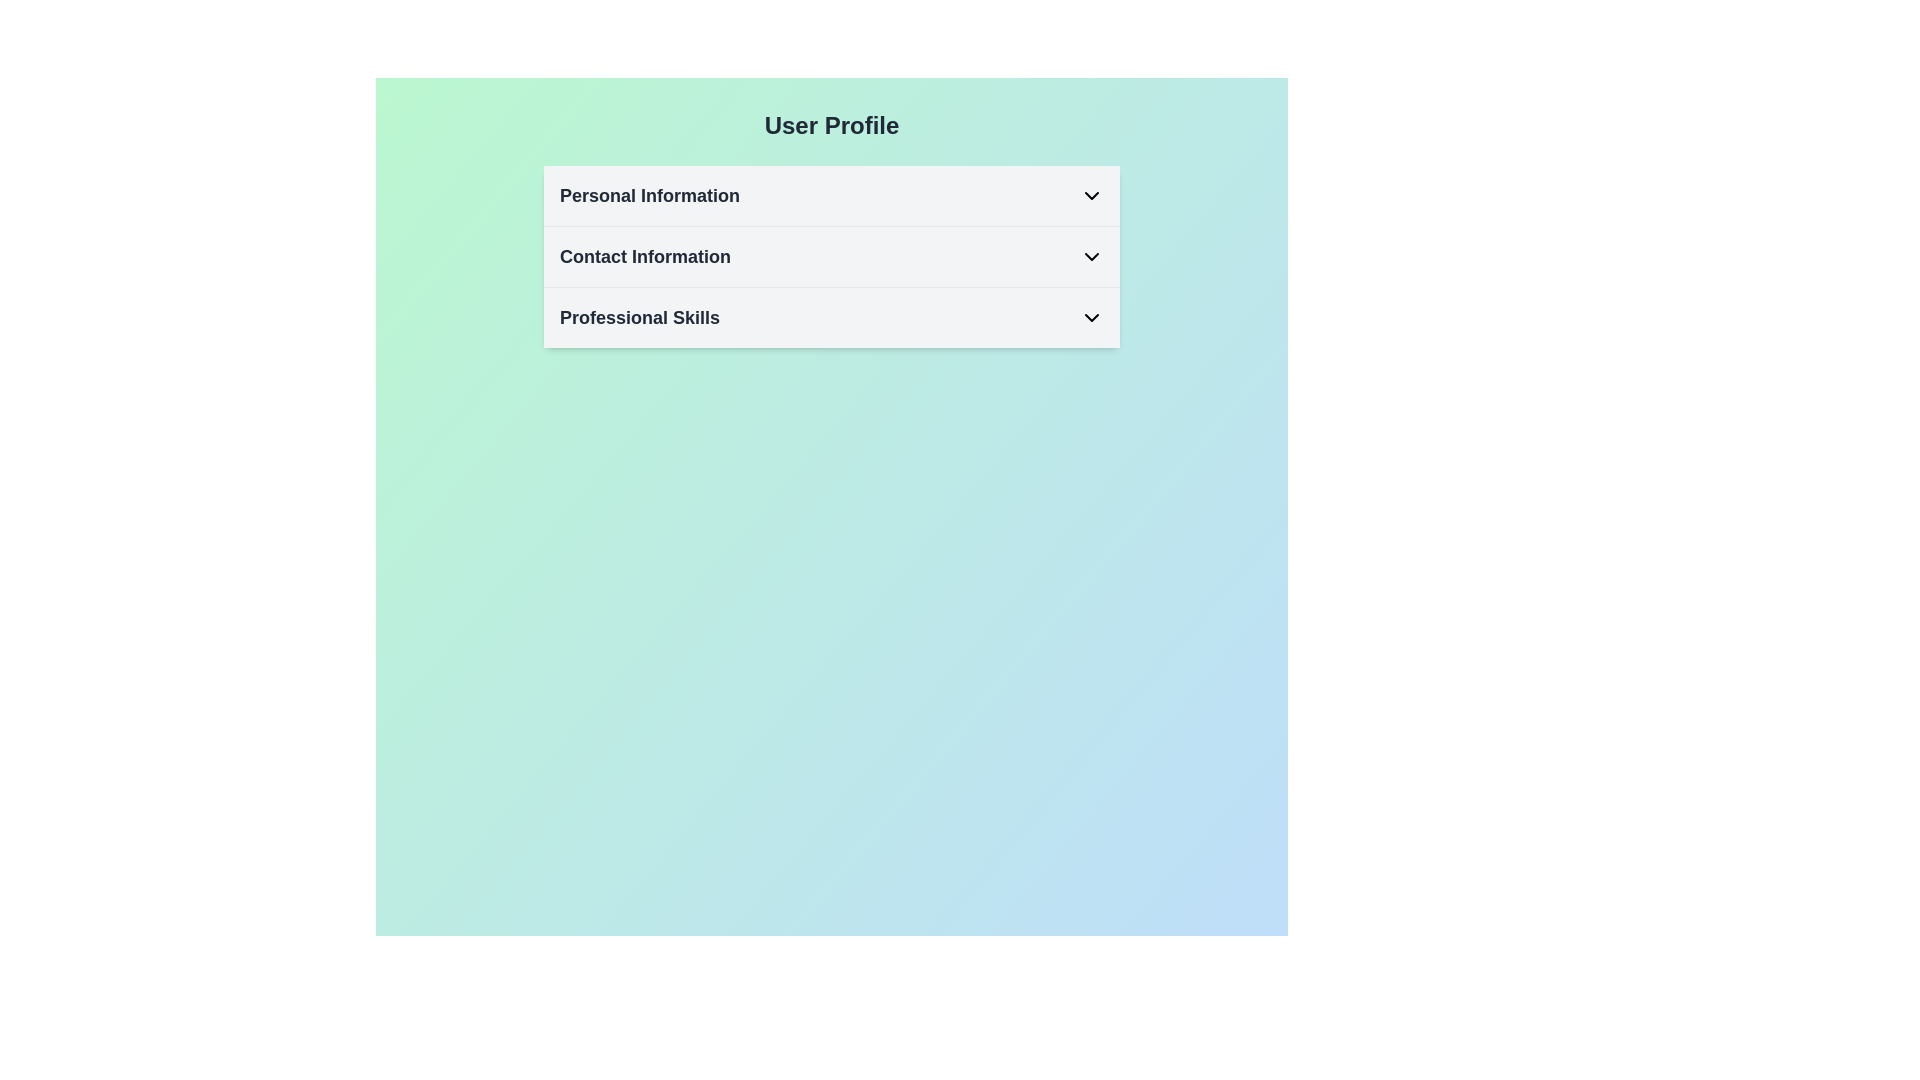 The image size is (1920, 1080). Describe the element at coordinates (1090, 196) in the screenshot. I see `the Downward-chevron icon located at the top-right corner of the 'Personal Information' section` at that location.